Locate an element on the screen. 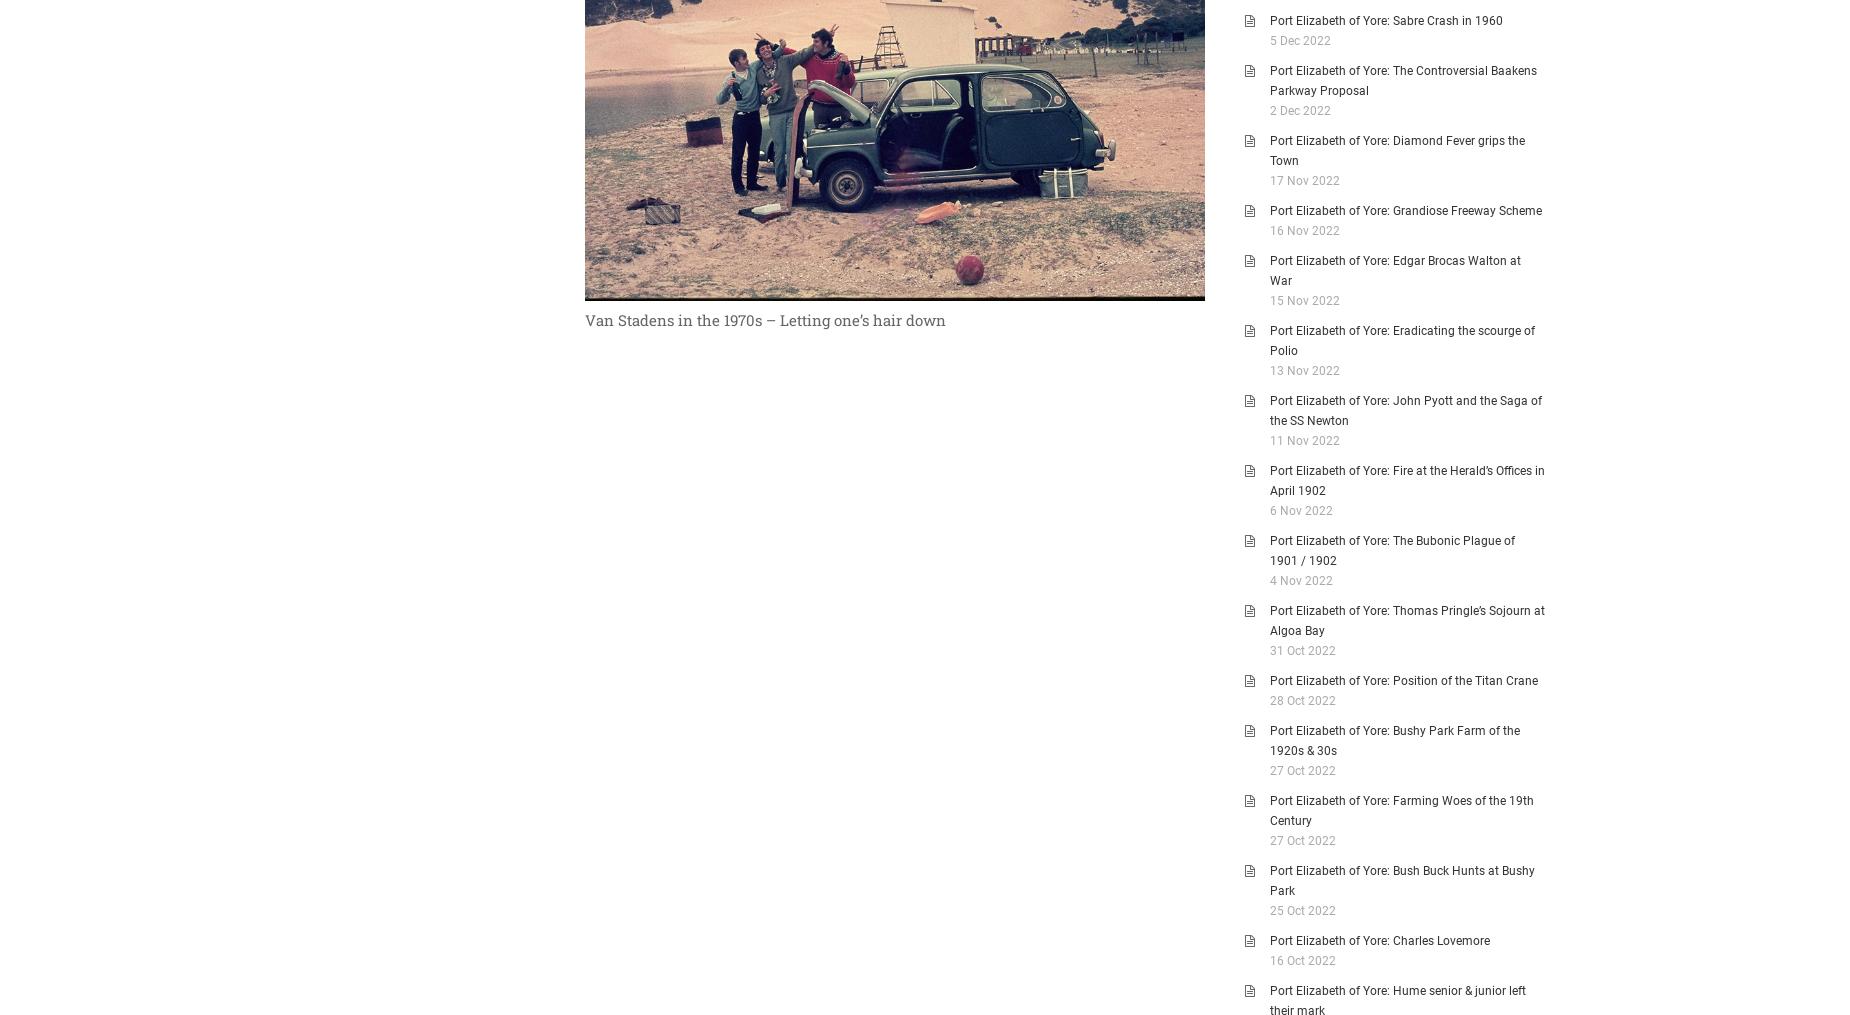 This screenshot has width=1850, height=1015. 'Port Elizabeth of Yore: Farming Woes of the 19th Century' is located at coordinates (1401, 810).